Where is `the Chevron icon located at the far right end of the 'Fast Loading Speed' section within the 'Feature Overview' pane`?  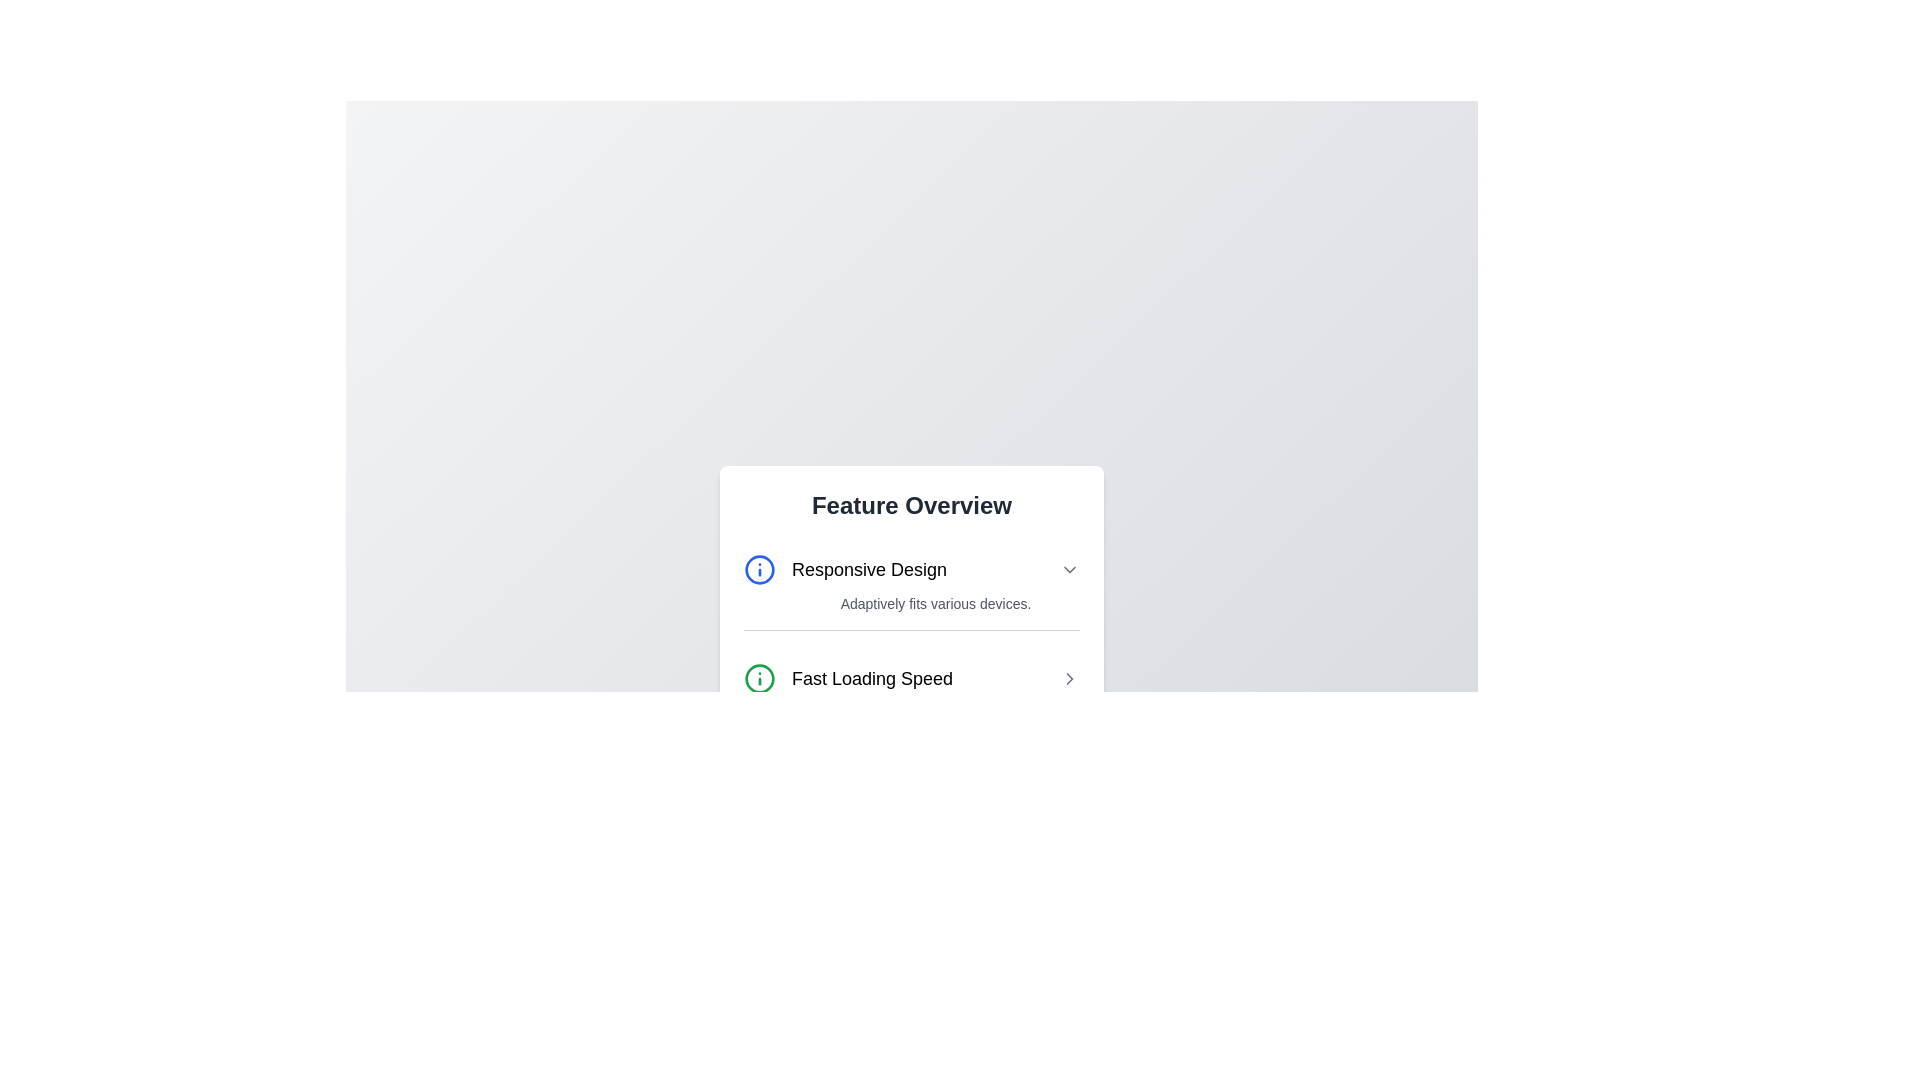
the Chevron icon located at the far right end of the 'Fast Loading Speed' section within the 'Feature Overview' pane is located at coordinates (1069, 677).